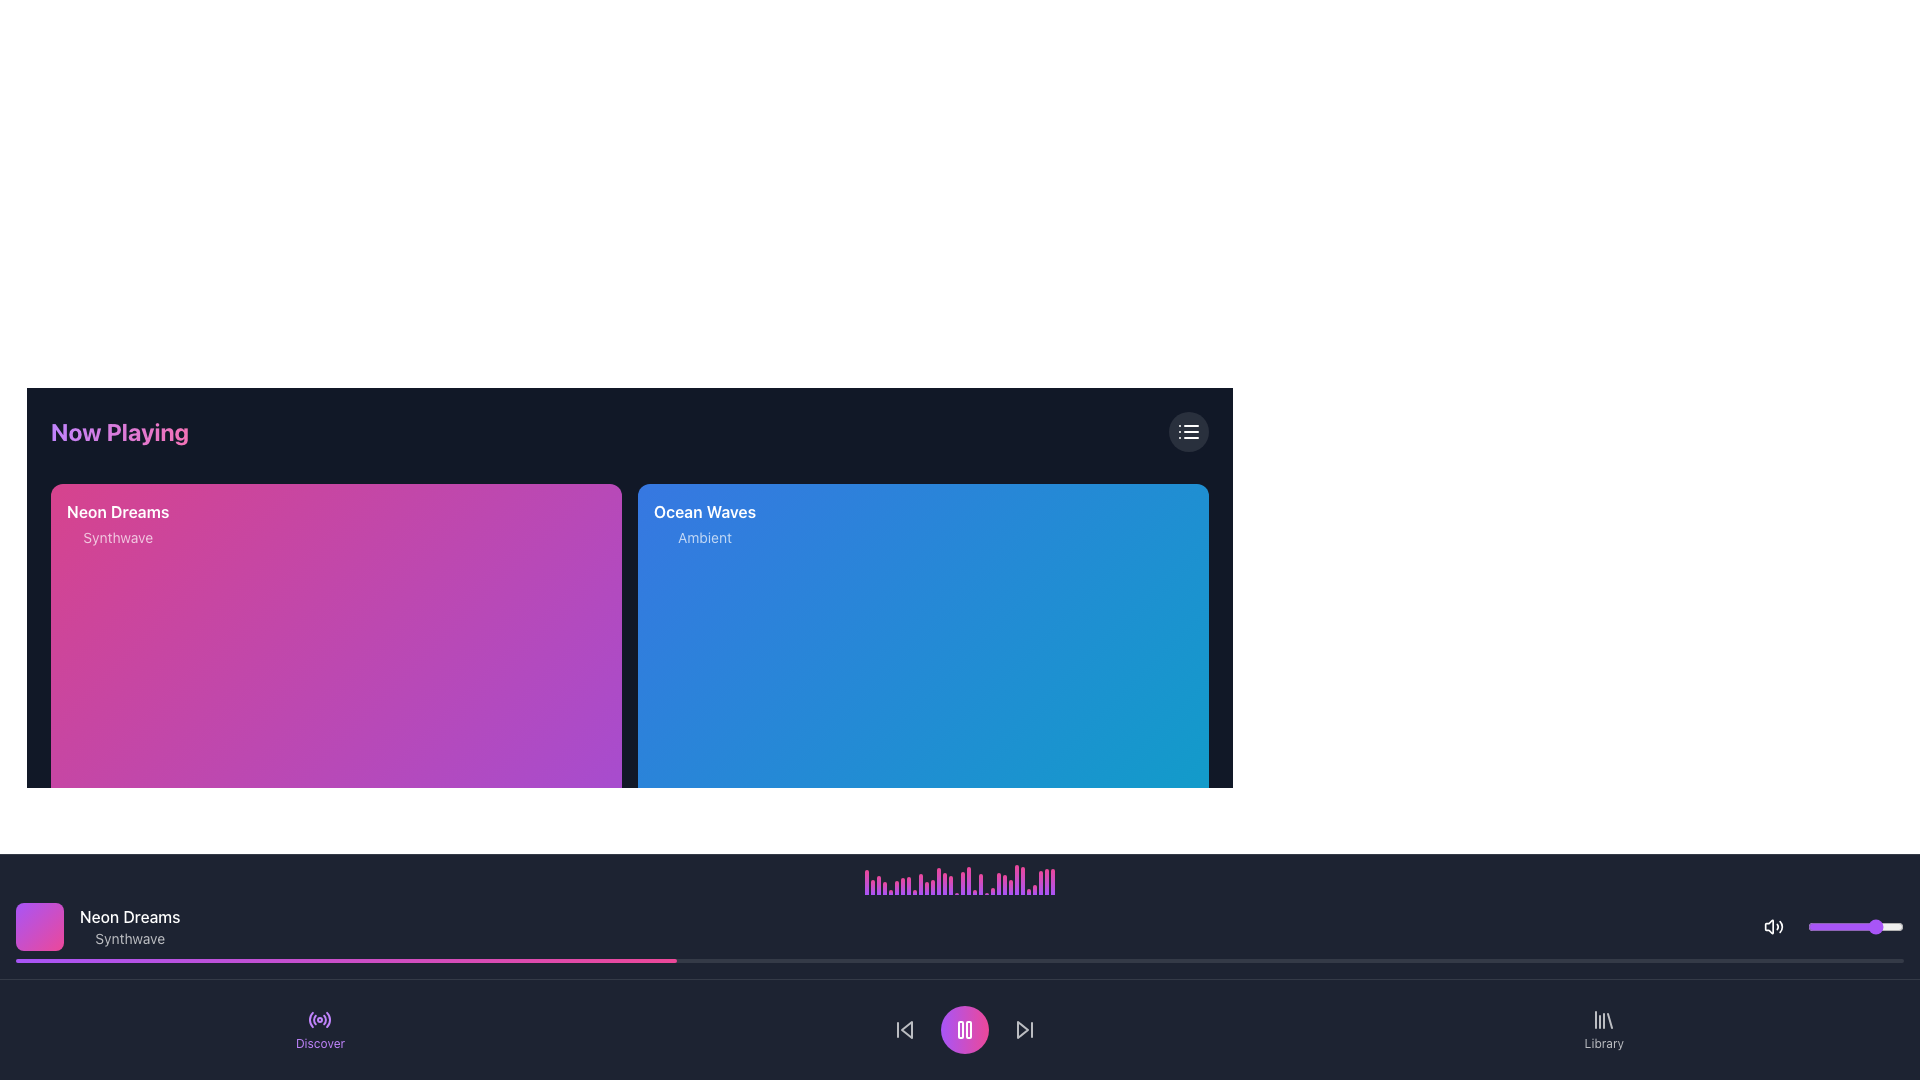 This screenshot has width=1920, height=1080. I want to click on the sixth vertical bar in the visualization, which has a gradient color transitioning from purple at the bottom to pink at the top and features a rounded top edge, so click(896, 883).